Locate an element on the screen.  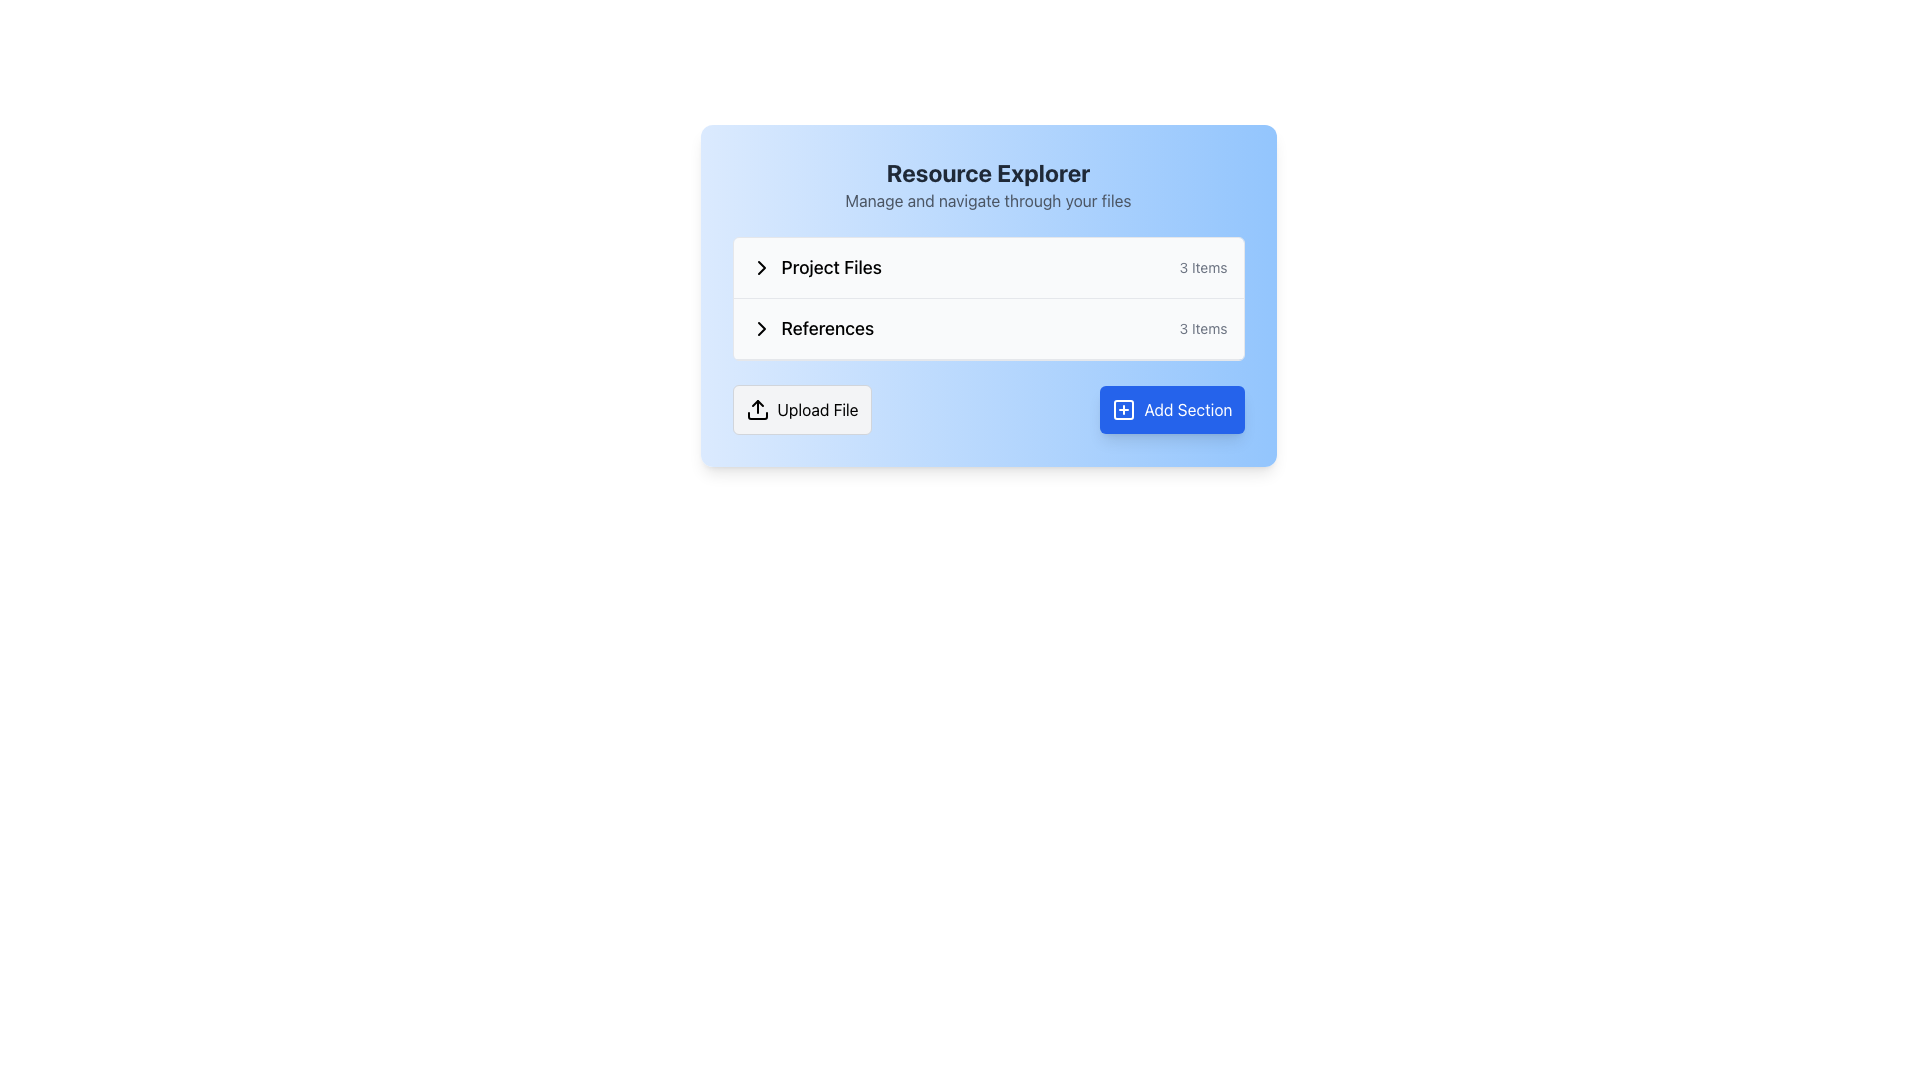
the 'References' text label with icon, which is styled in bold and serves as a navigational or expandable section under the 'Resource Explorer' heading is located at coordinates (811, 327).